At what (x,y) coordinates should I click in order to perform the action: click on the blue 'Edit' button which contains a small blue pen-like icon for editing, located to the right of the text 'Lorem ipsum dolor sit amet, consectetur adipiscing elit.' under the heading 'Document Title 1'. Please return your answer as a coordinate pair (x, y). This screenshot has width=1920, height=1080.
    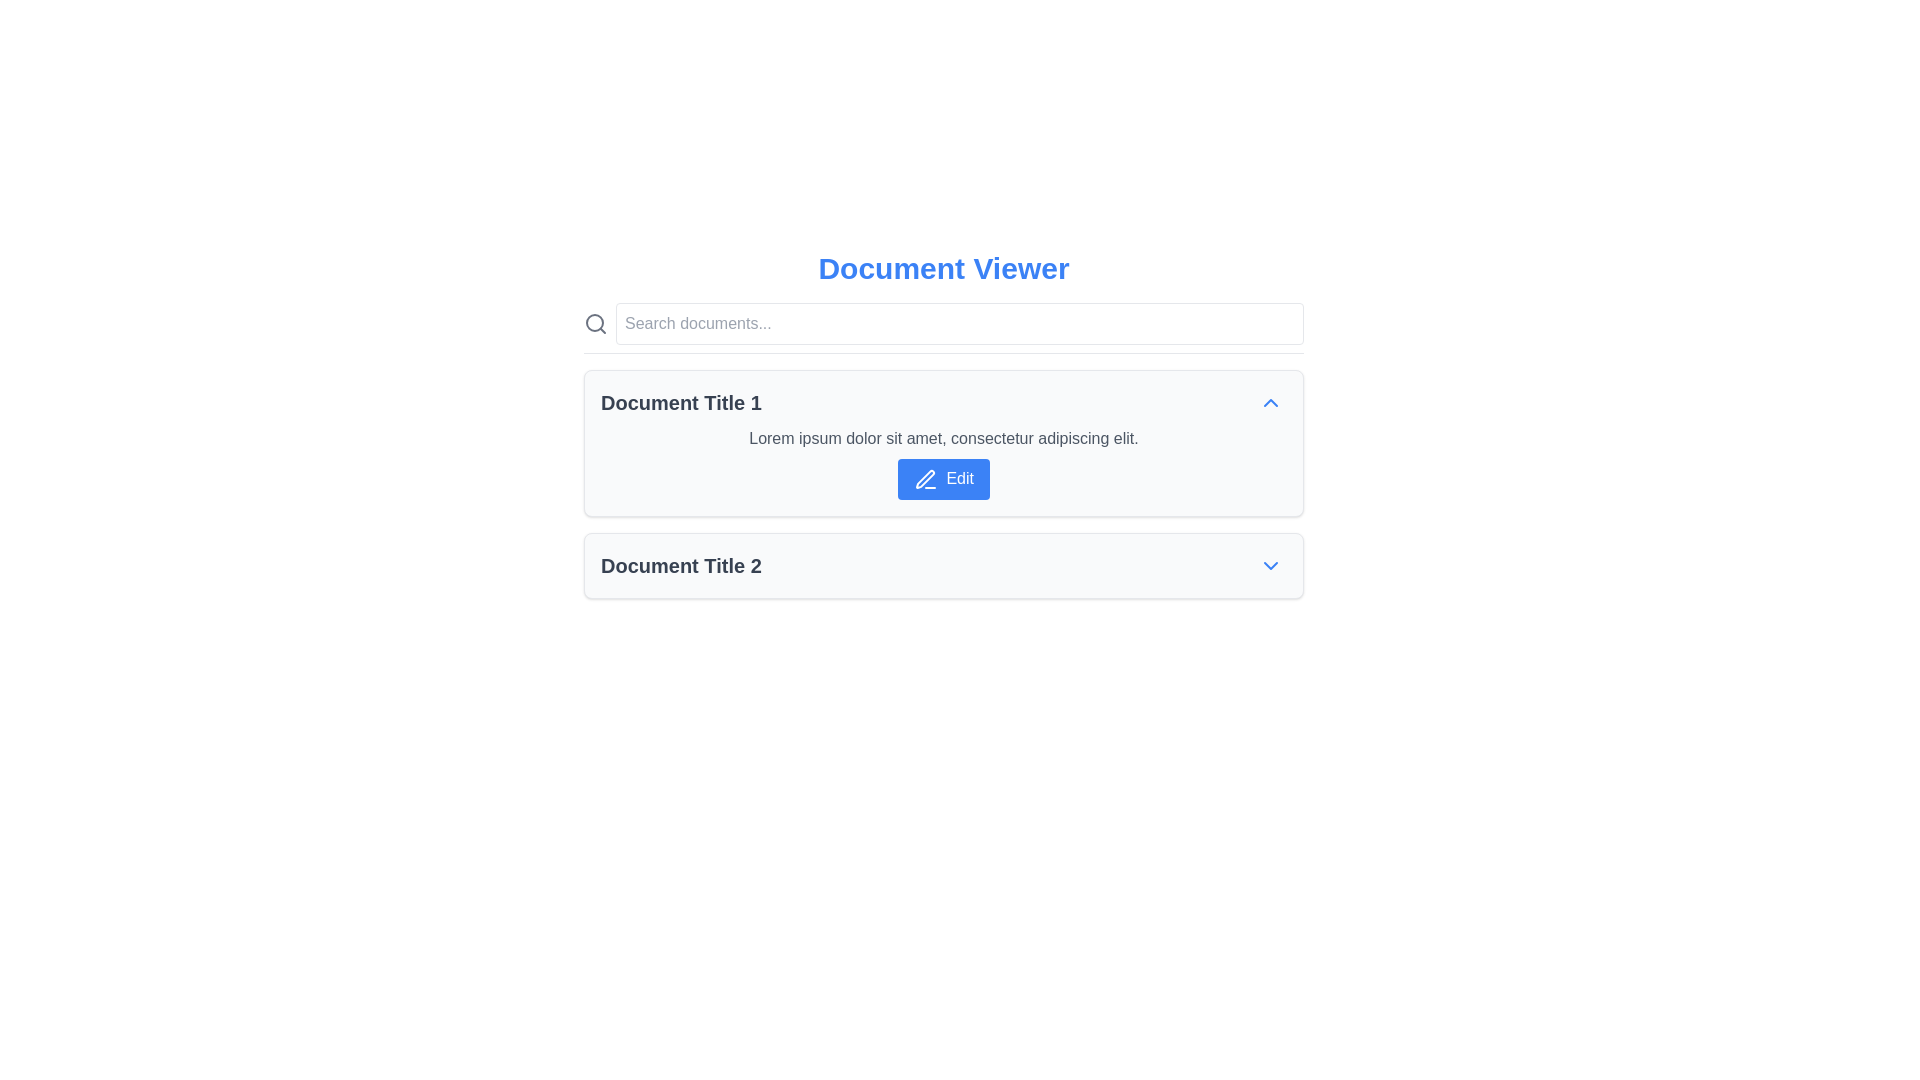
    Looking at the image, I should click on (925, 479).